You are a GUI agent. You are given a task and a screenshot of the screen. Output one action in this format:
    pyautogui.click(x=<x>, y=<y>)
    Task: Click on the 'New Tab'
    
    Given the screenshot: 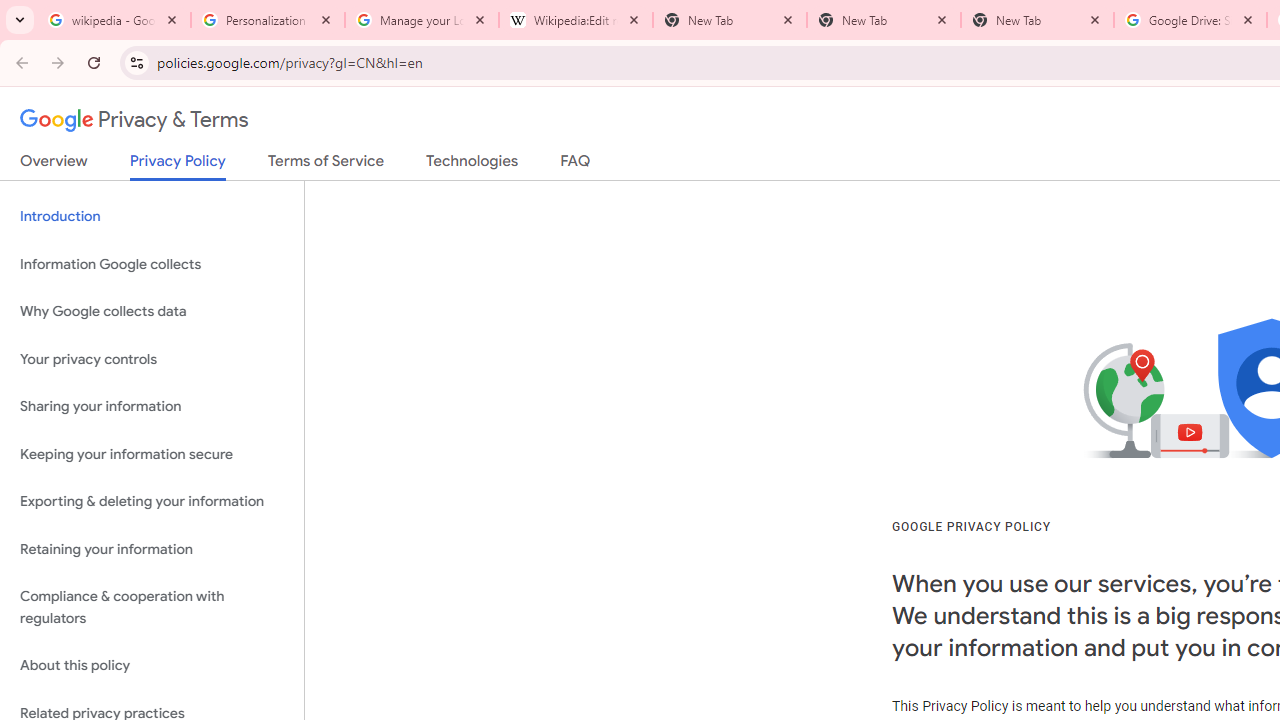 What is the action you would take?
    pyautogui.click(x=1037, y=20)
    